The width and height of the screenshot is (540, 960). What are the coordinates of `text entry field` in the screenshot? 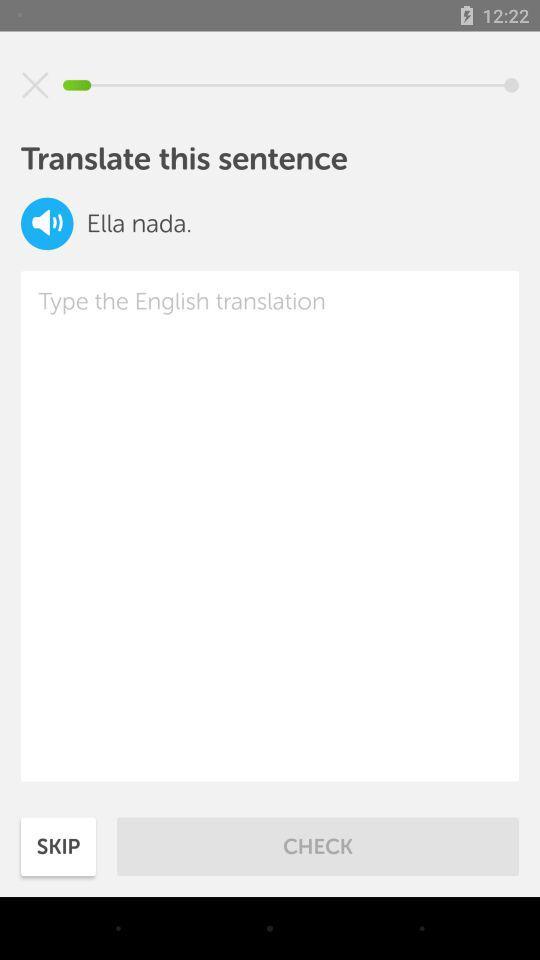 It's located at (270, 525).